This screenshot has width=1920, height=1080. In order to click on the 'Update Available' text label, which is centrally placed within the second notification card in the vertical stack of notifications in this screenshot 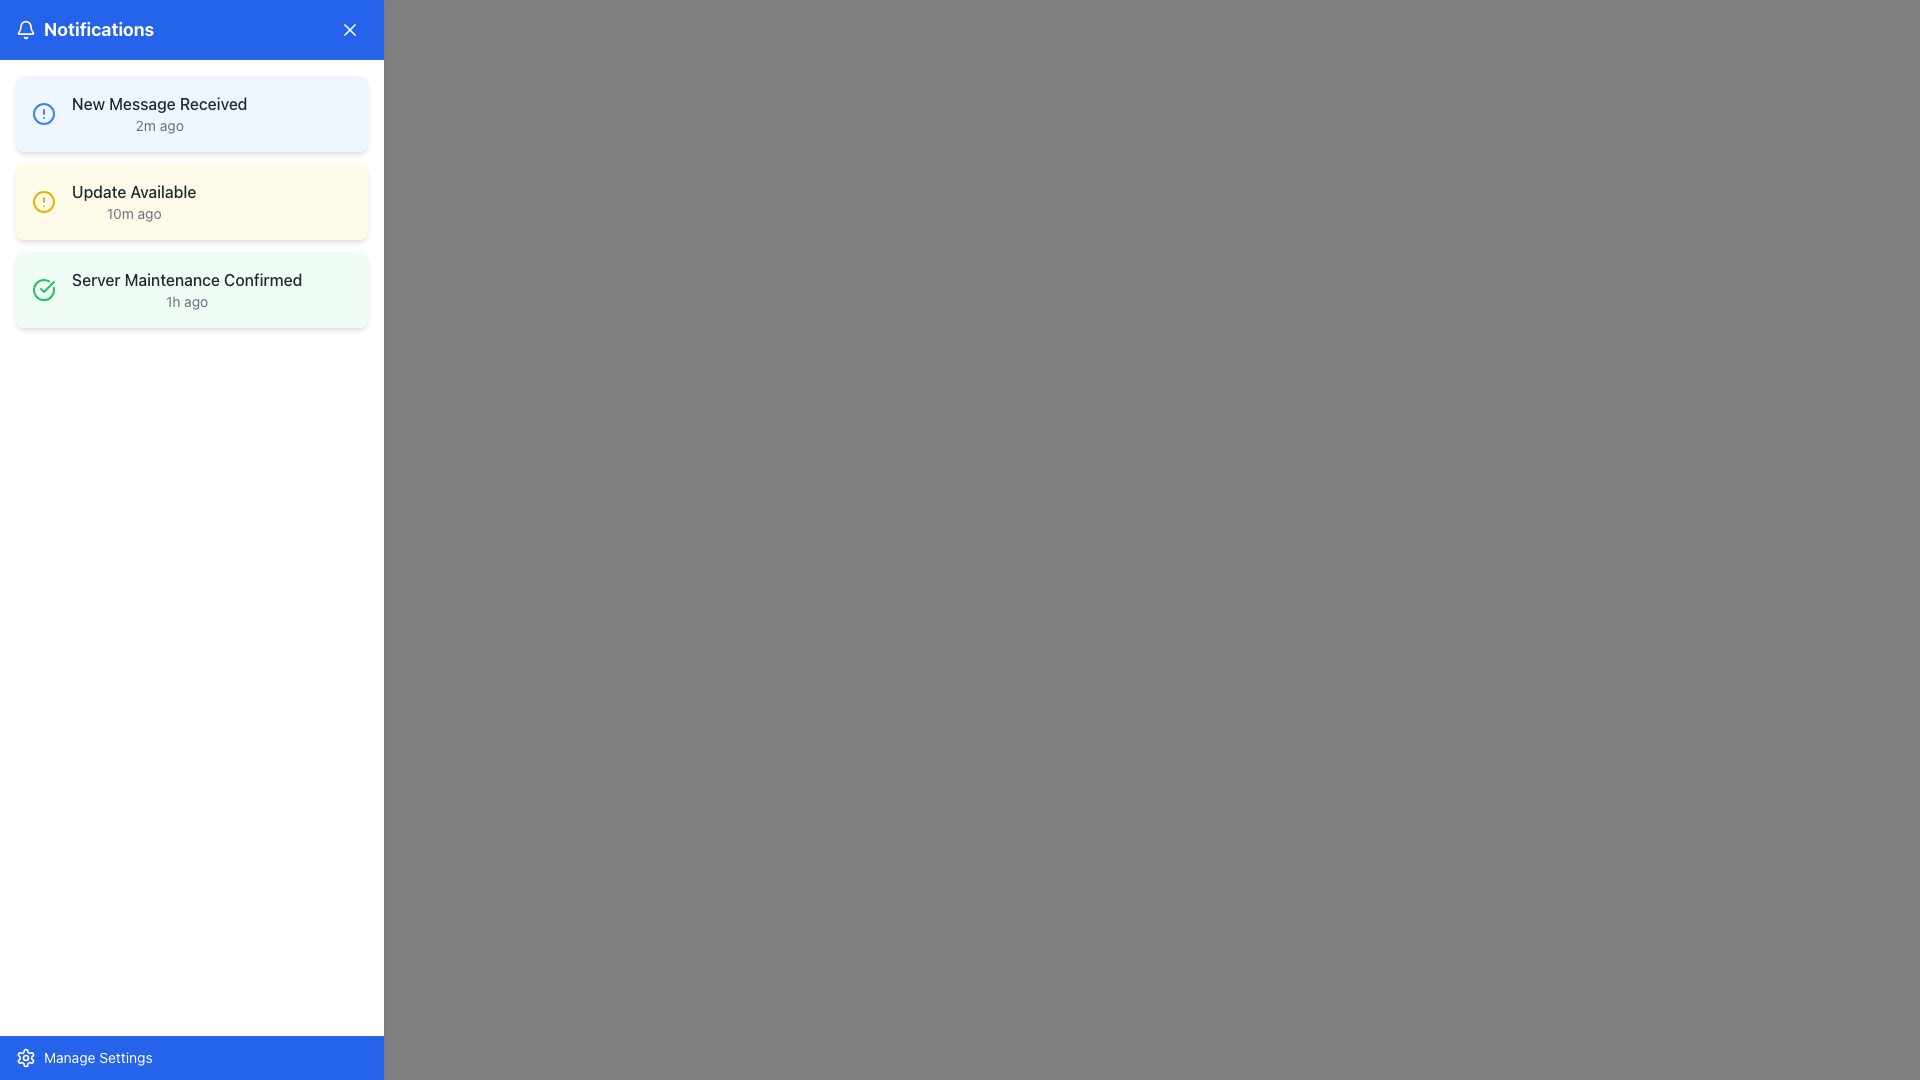, I will do `click(133, 192)`.